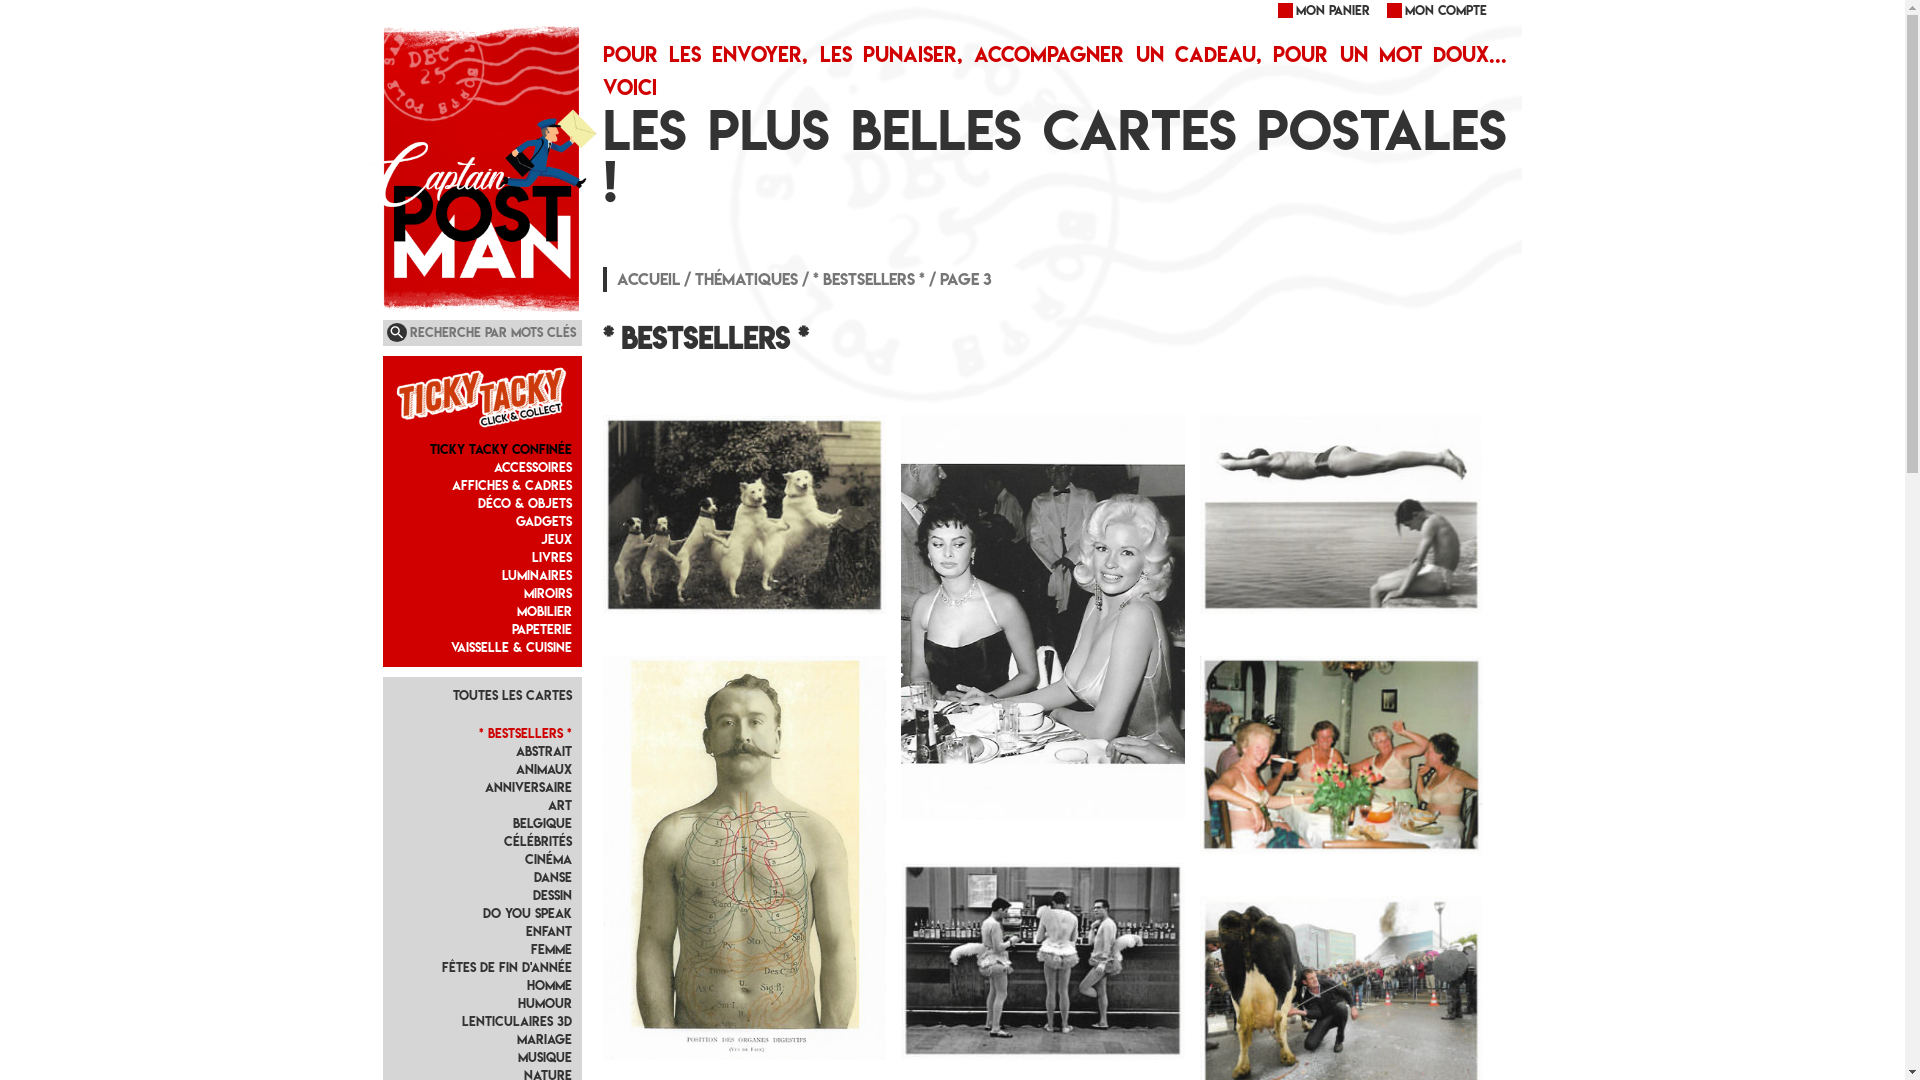 Image resolution: width=1920 pixels, height=1080 pixels. Describe the element at coordinates (528, 786) in the screenshot. I see `'Anniversaire'` at that location.